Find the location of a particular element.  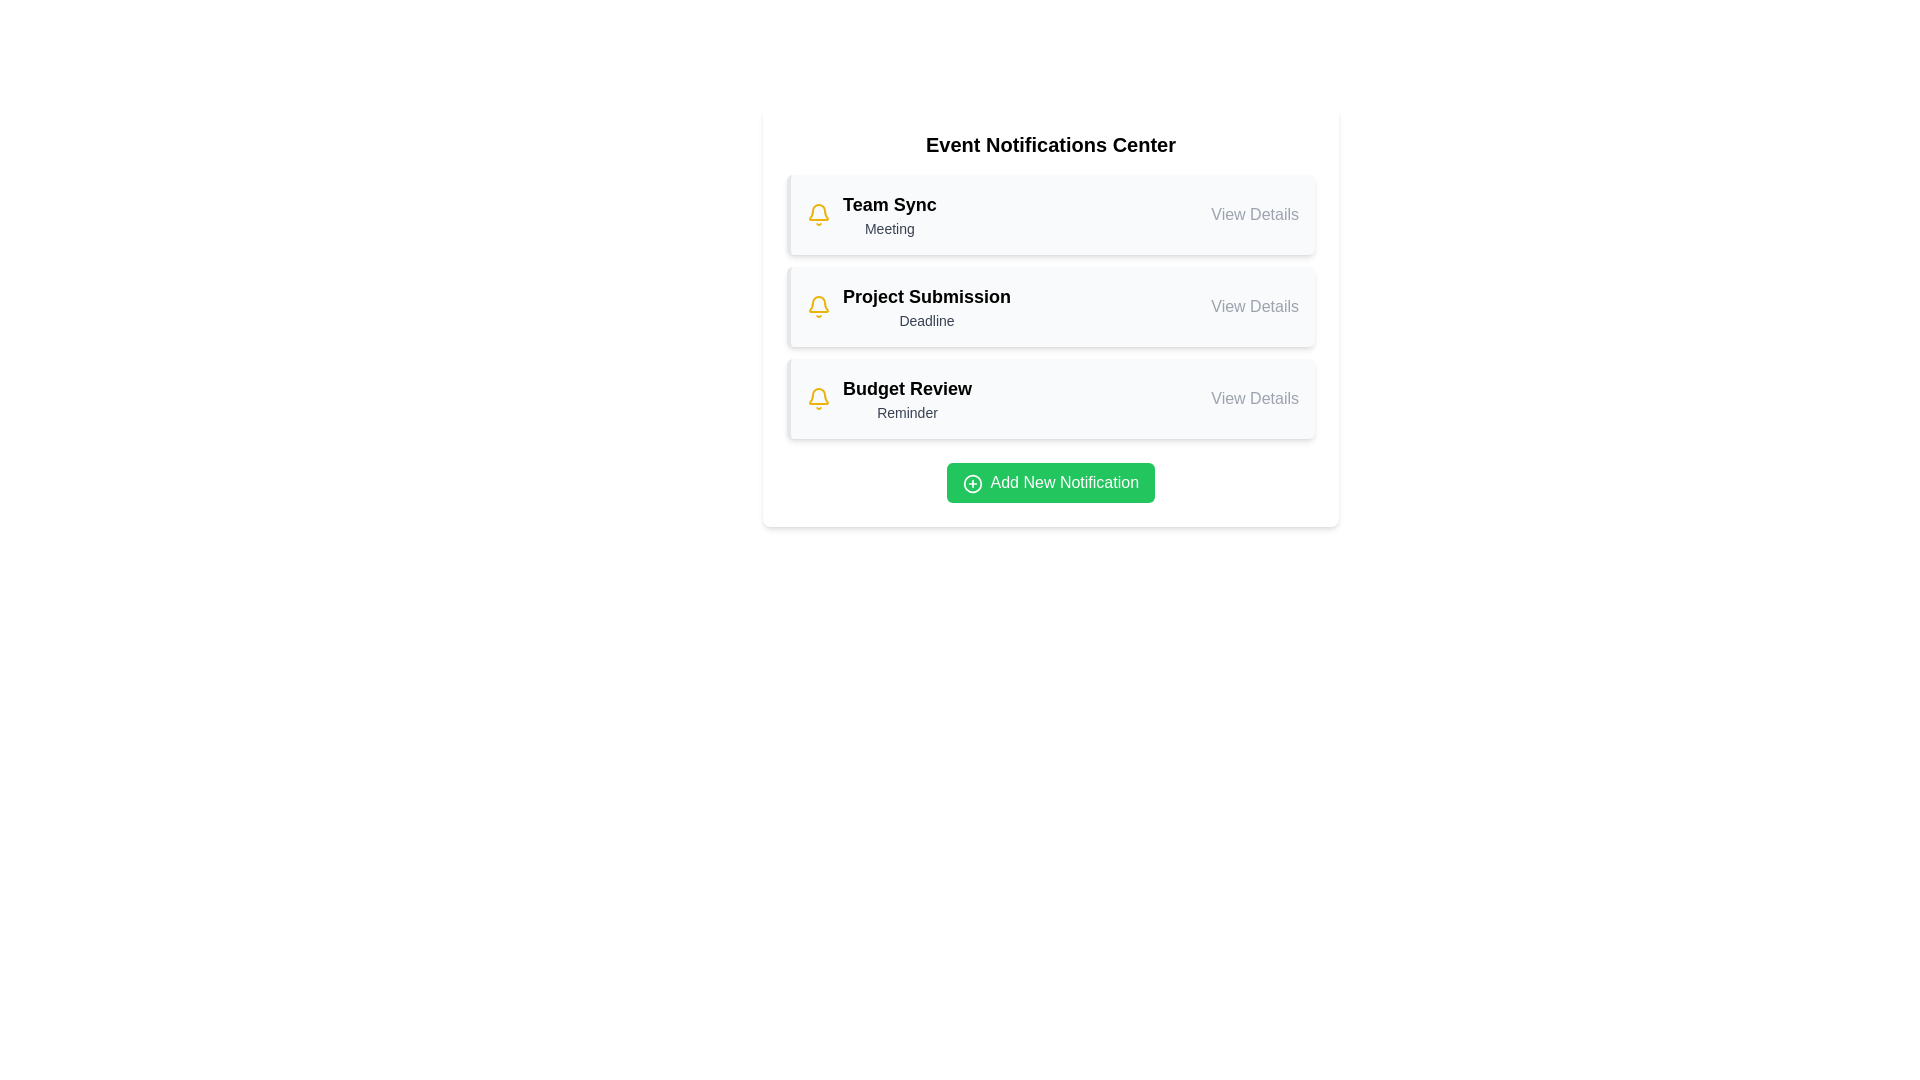

the button located at the bottom of the 'Event Notifications Center' is located at coordinates (1050, 482).